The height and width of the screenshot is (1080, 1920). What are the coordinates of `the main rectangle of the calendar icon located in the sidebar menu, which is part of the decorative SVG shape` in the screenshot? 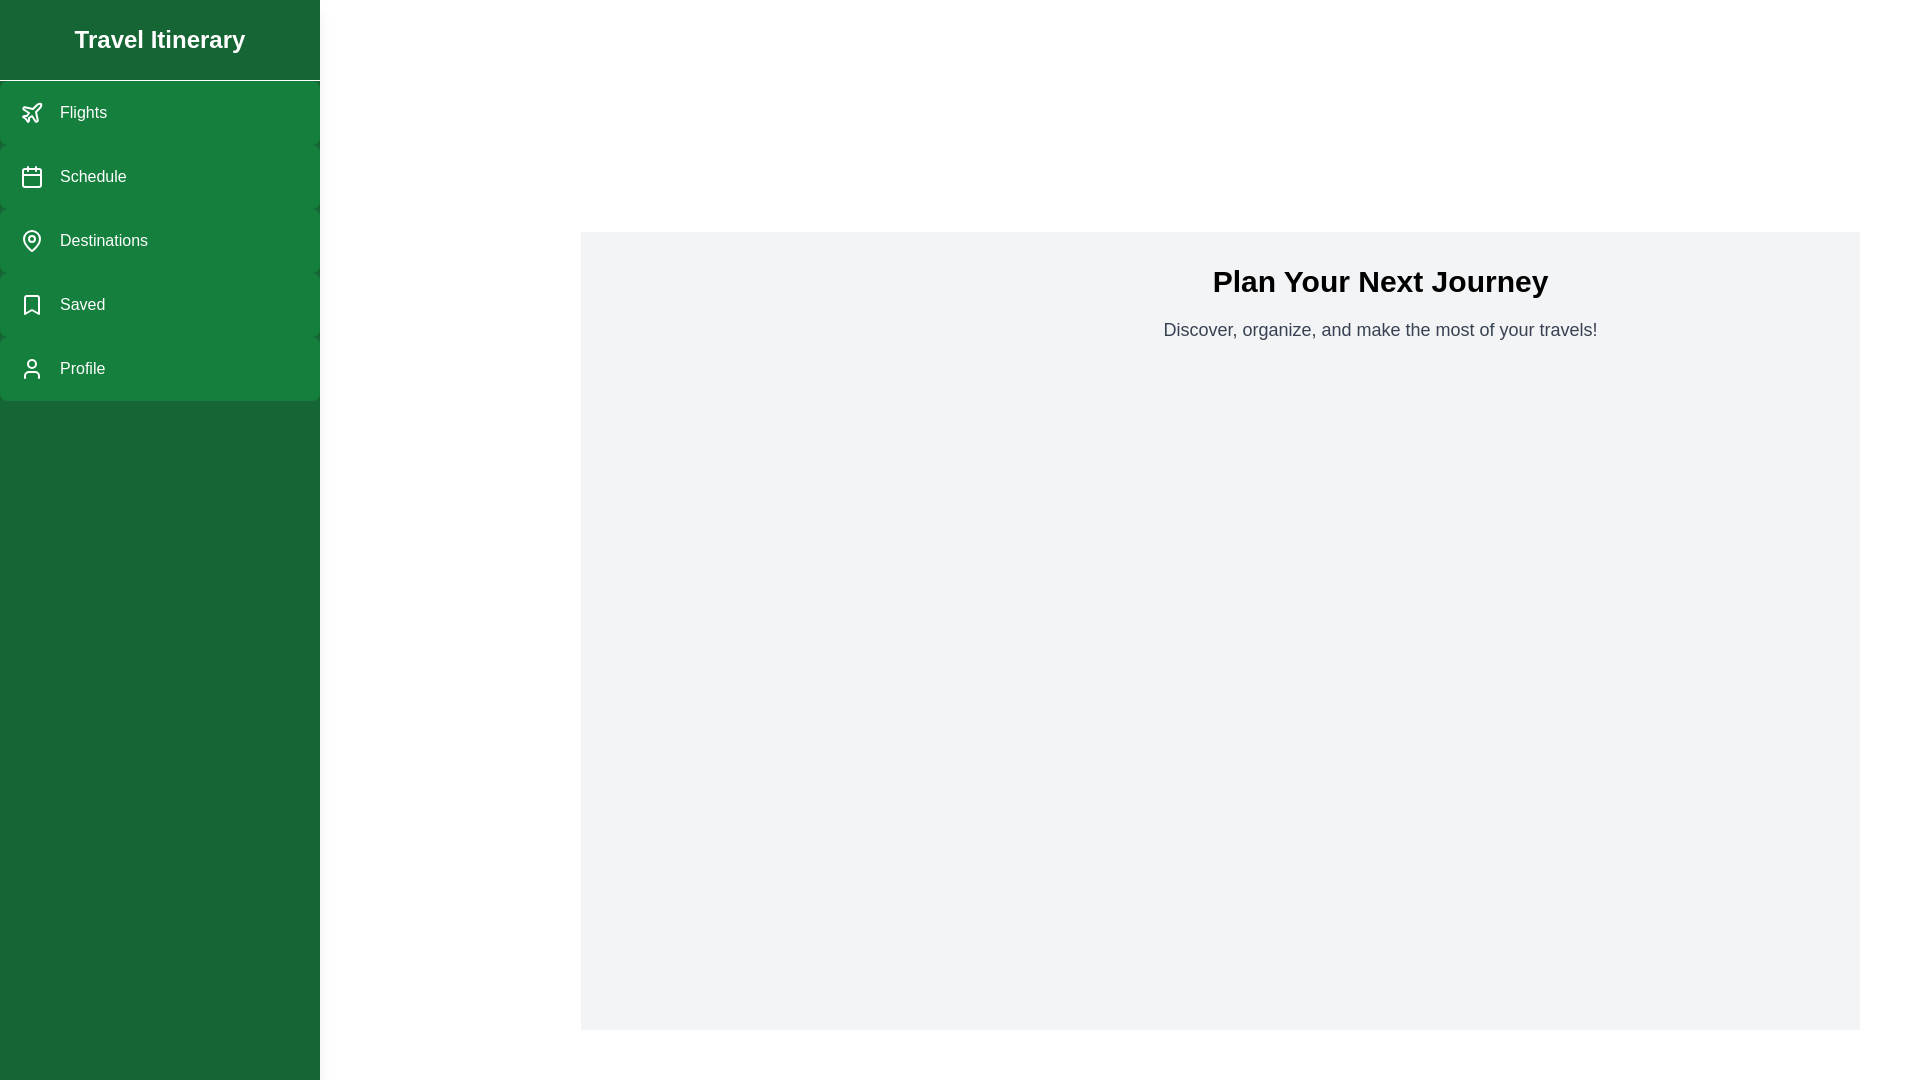 It's located at (32, 176).